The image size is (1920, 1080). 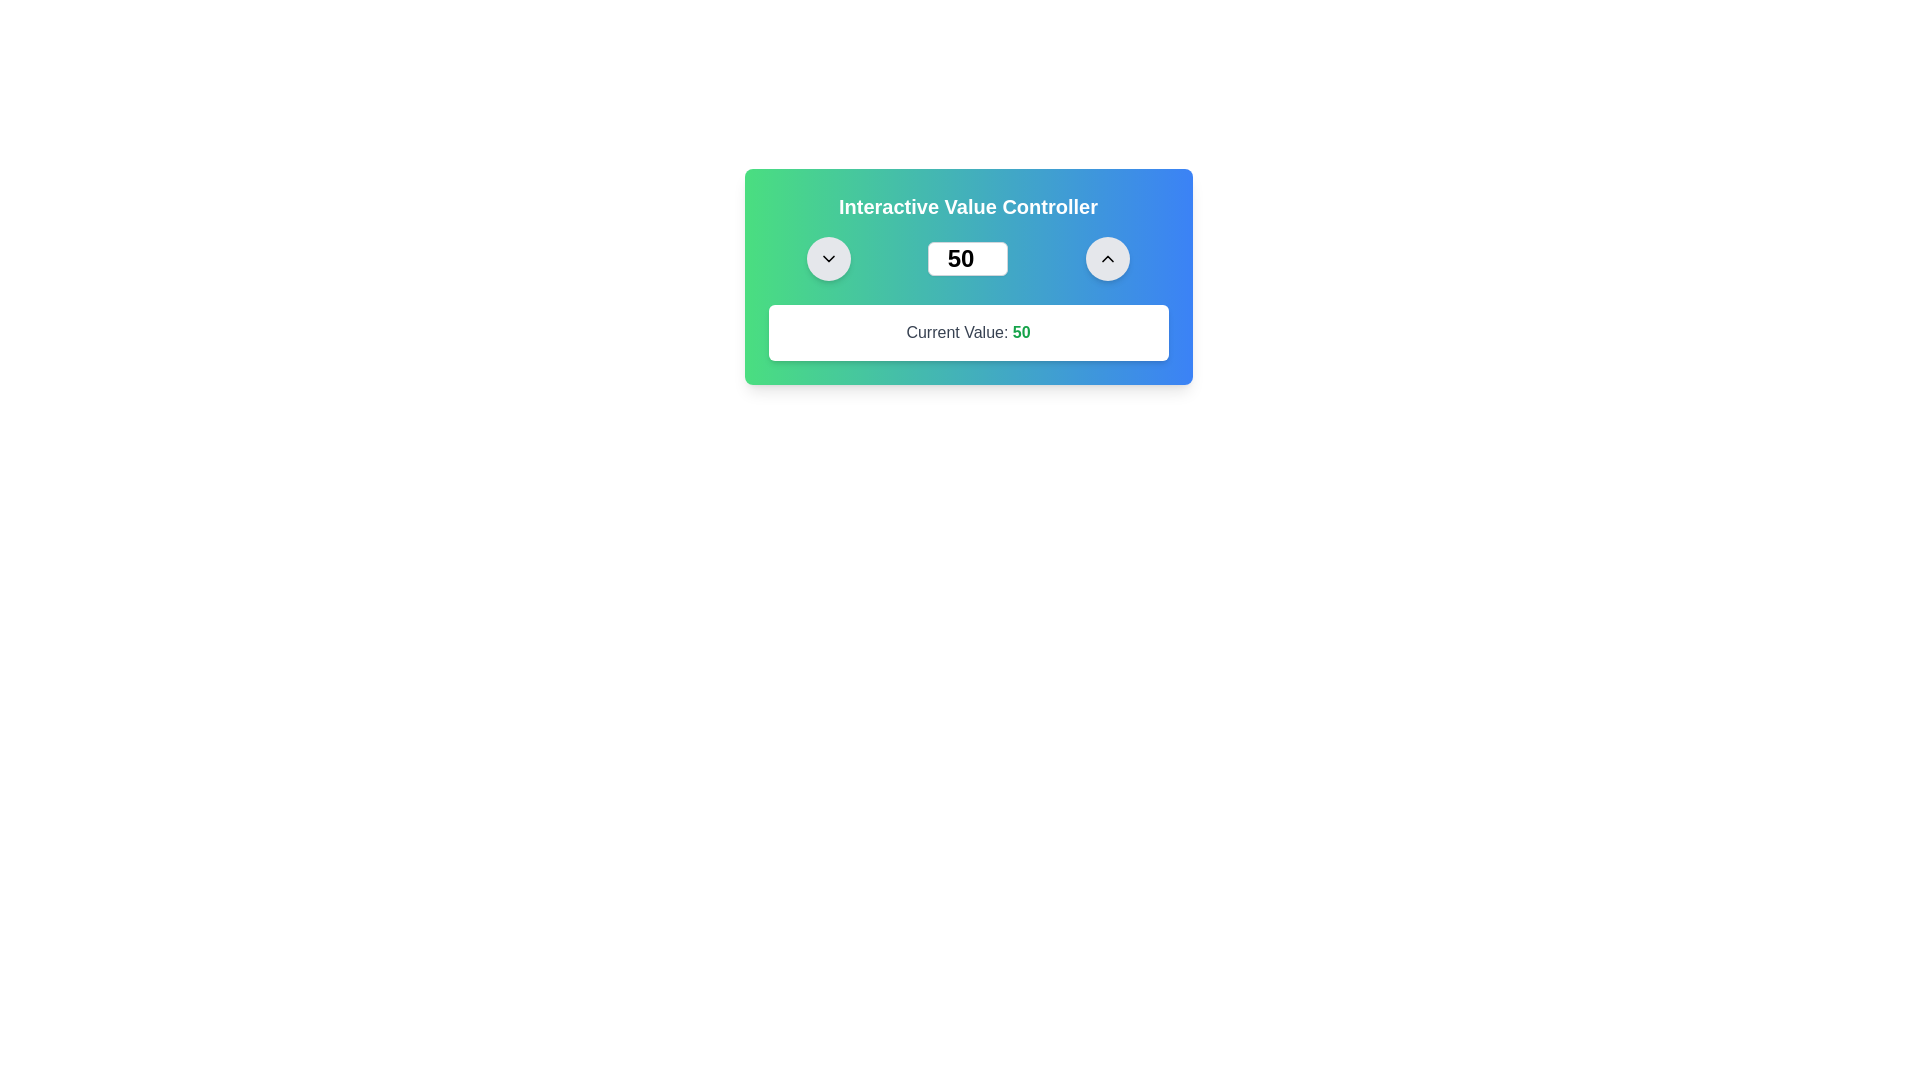 I want to click on the increment button located to the right of the numeric input field and another circular button with a downward chevron to increment the value displayed, so click(x=1106, y=257).